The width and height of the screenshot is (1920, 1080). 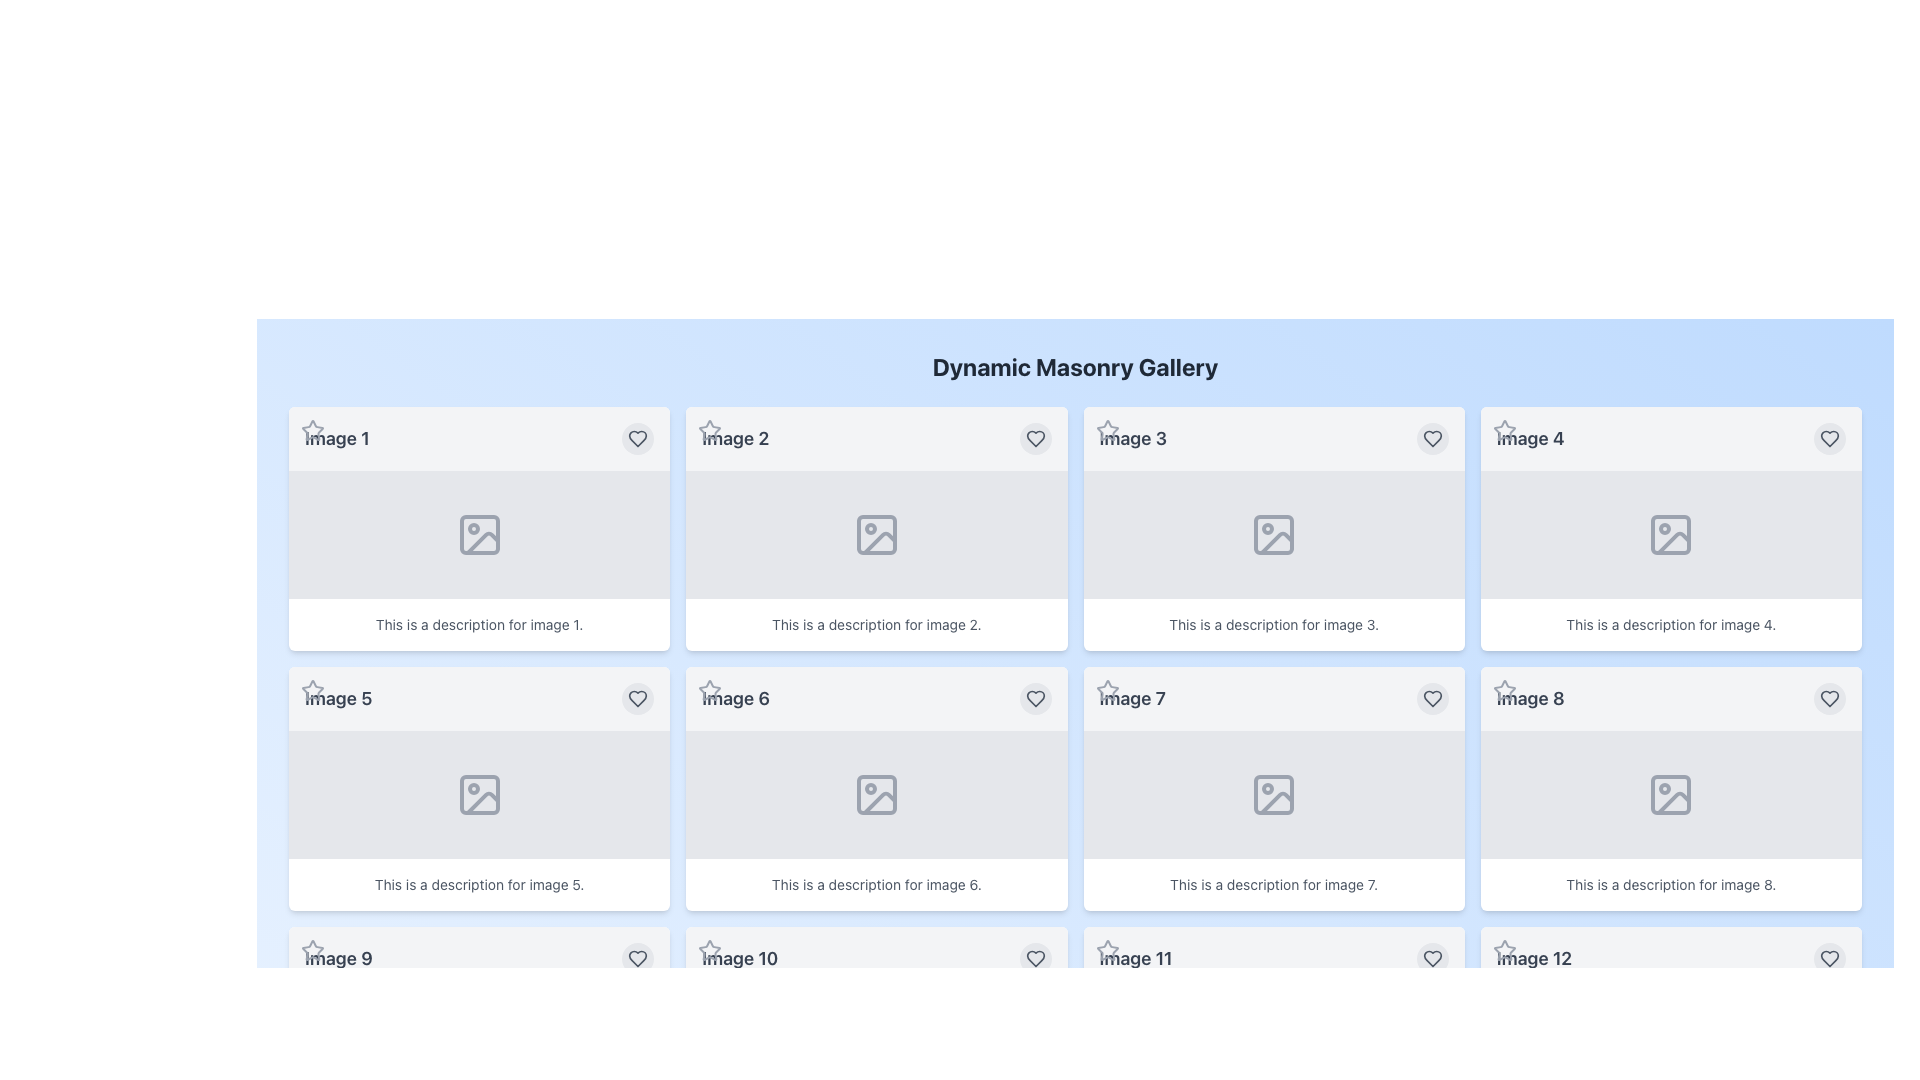 I want to click on the heart-shaped 'like' button located, so click(x=1829, y=697).